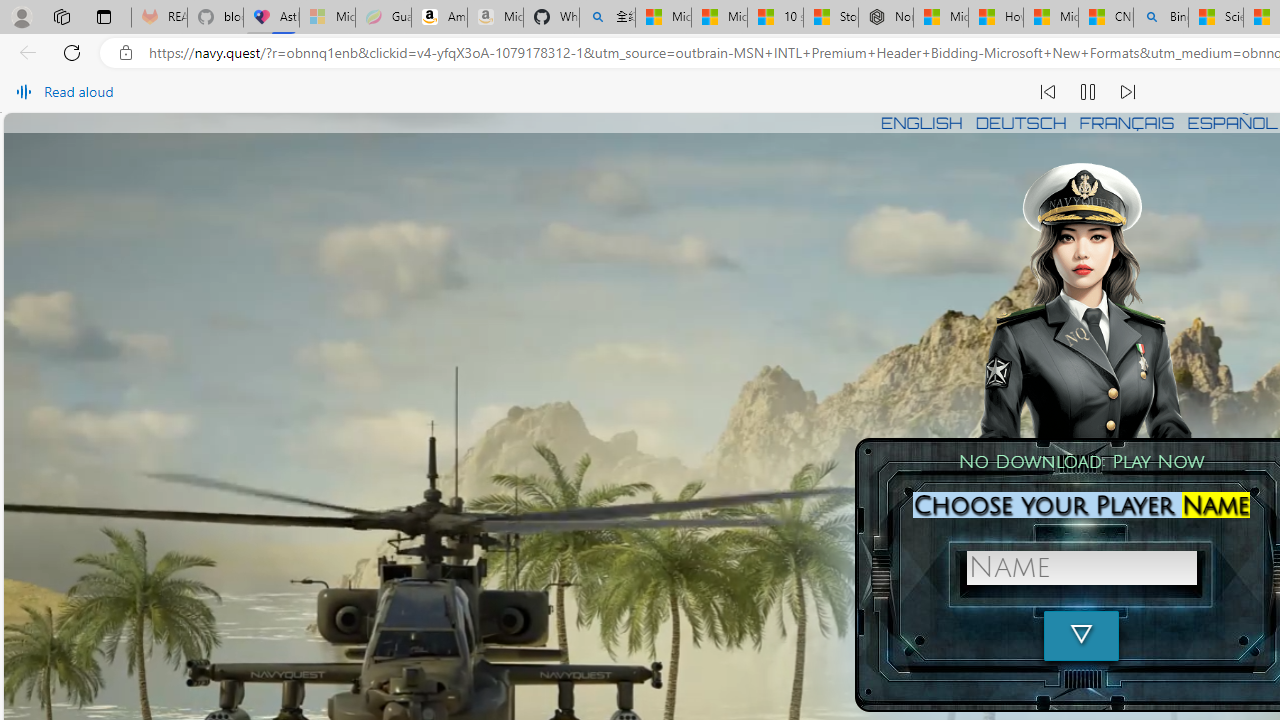 The height and width of the screenshot is (720, 1280). What do you see at coordinates (21, 16) in the screenshot?
I see `'Personal Profile'` at bounding box center [21, 16].